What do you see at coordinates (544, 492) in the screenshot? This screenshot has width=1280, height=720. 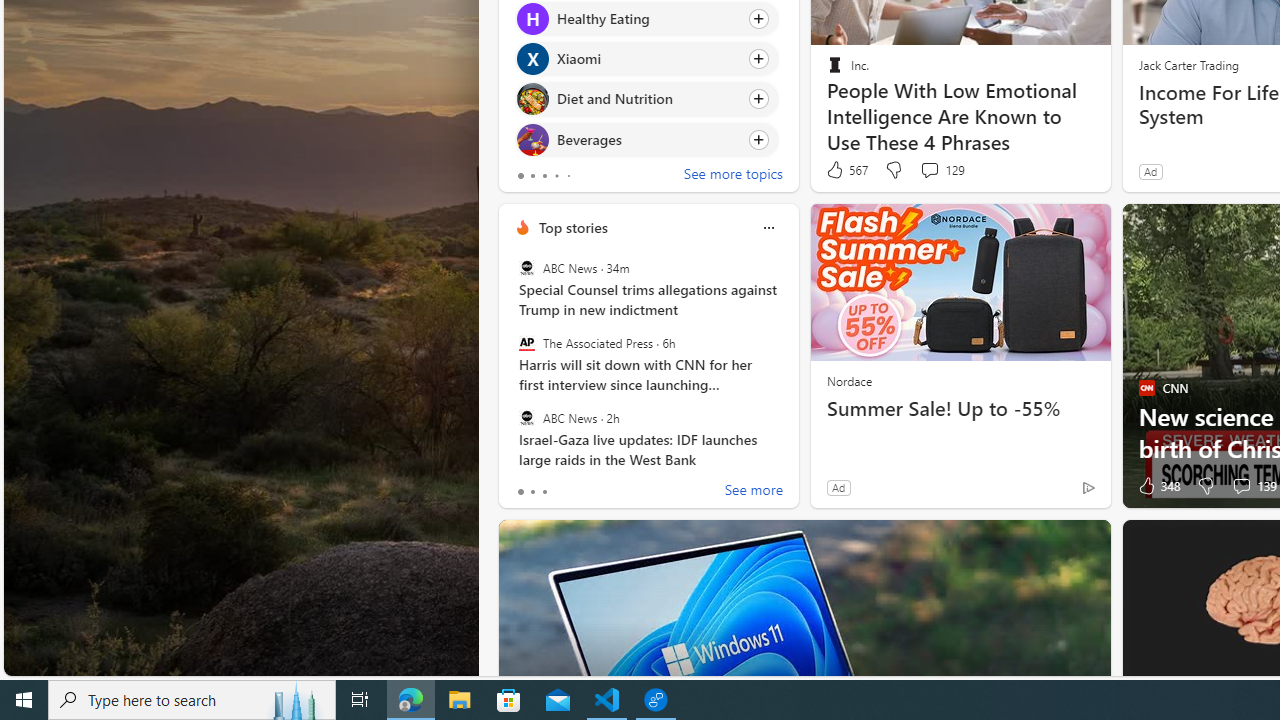 I see `'tab-2'` at bounding box center [544, 492].